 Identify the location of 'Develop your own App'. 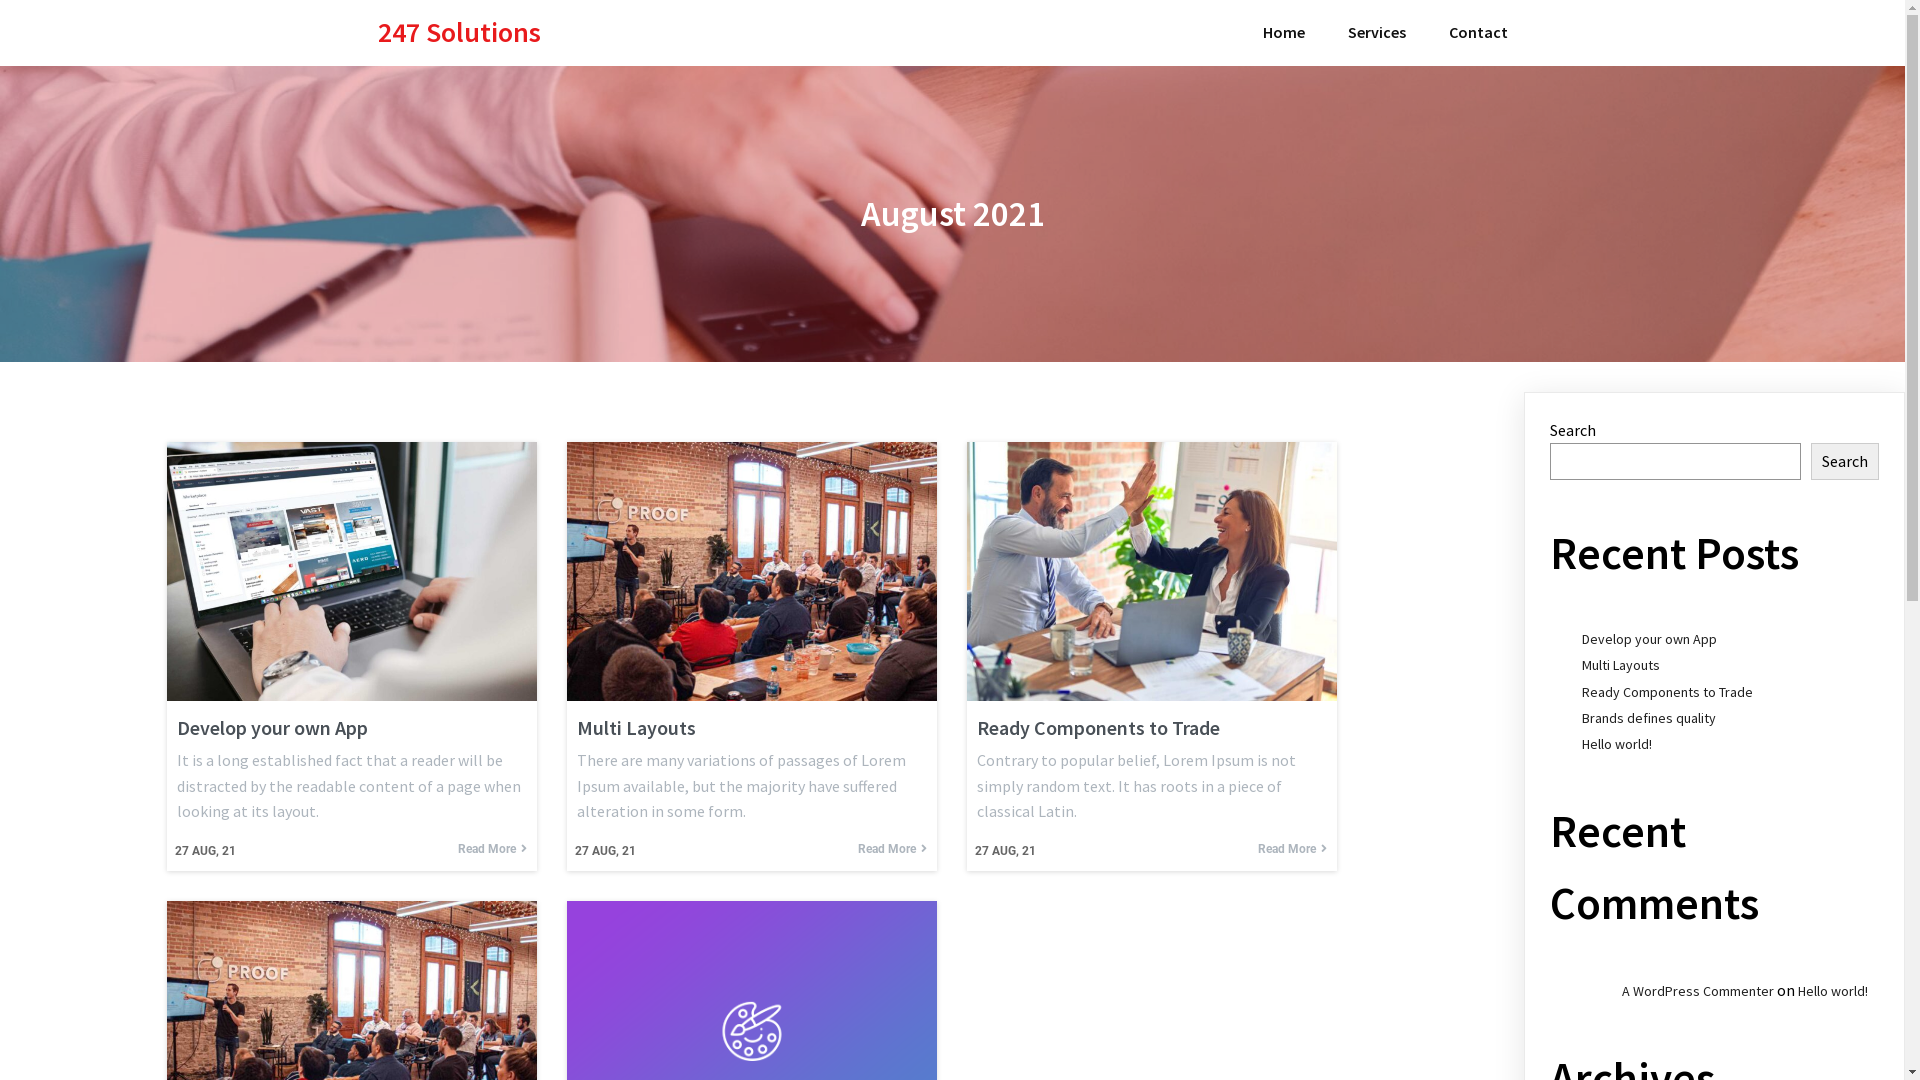
(1581, 639).